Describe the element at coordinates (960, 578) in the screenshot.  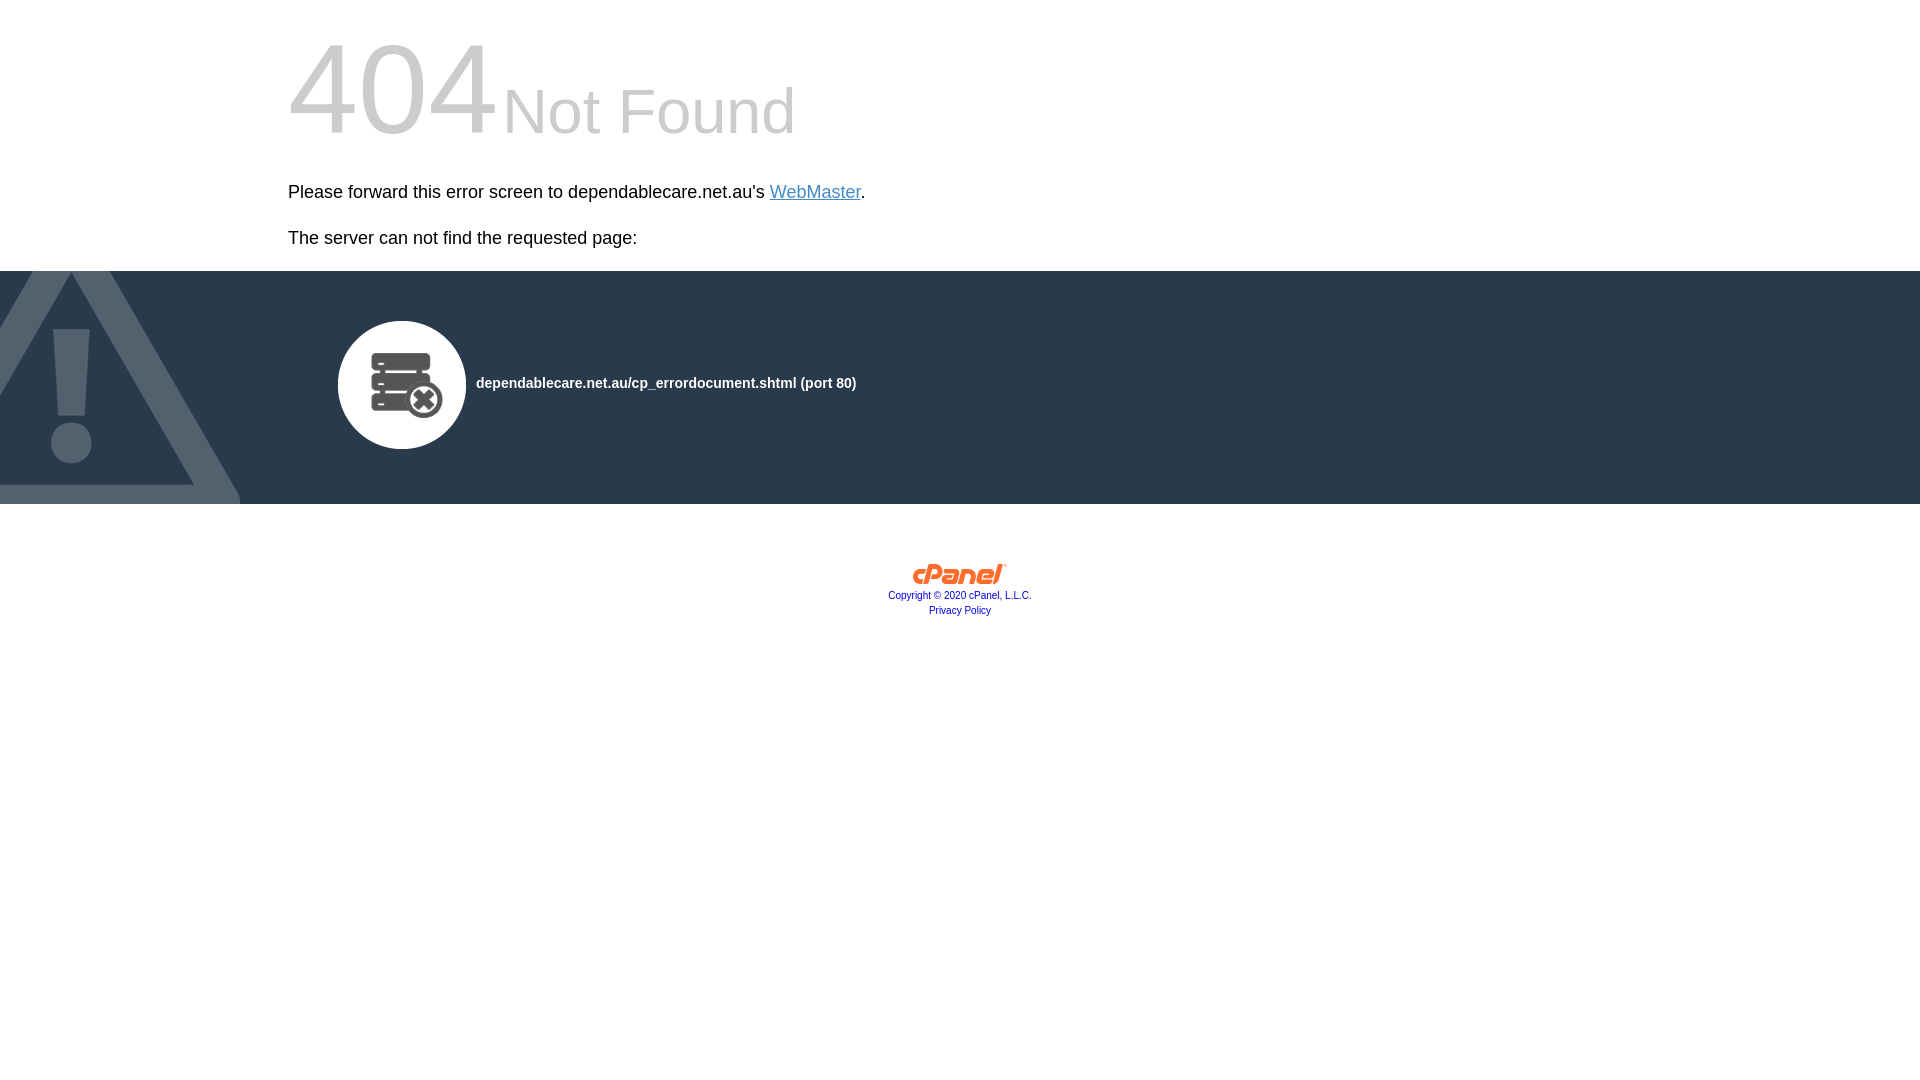
I see `'cPanel, Inc.'` at that location.